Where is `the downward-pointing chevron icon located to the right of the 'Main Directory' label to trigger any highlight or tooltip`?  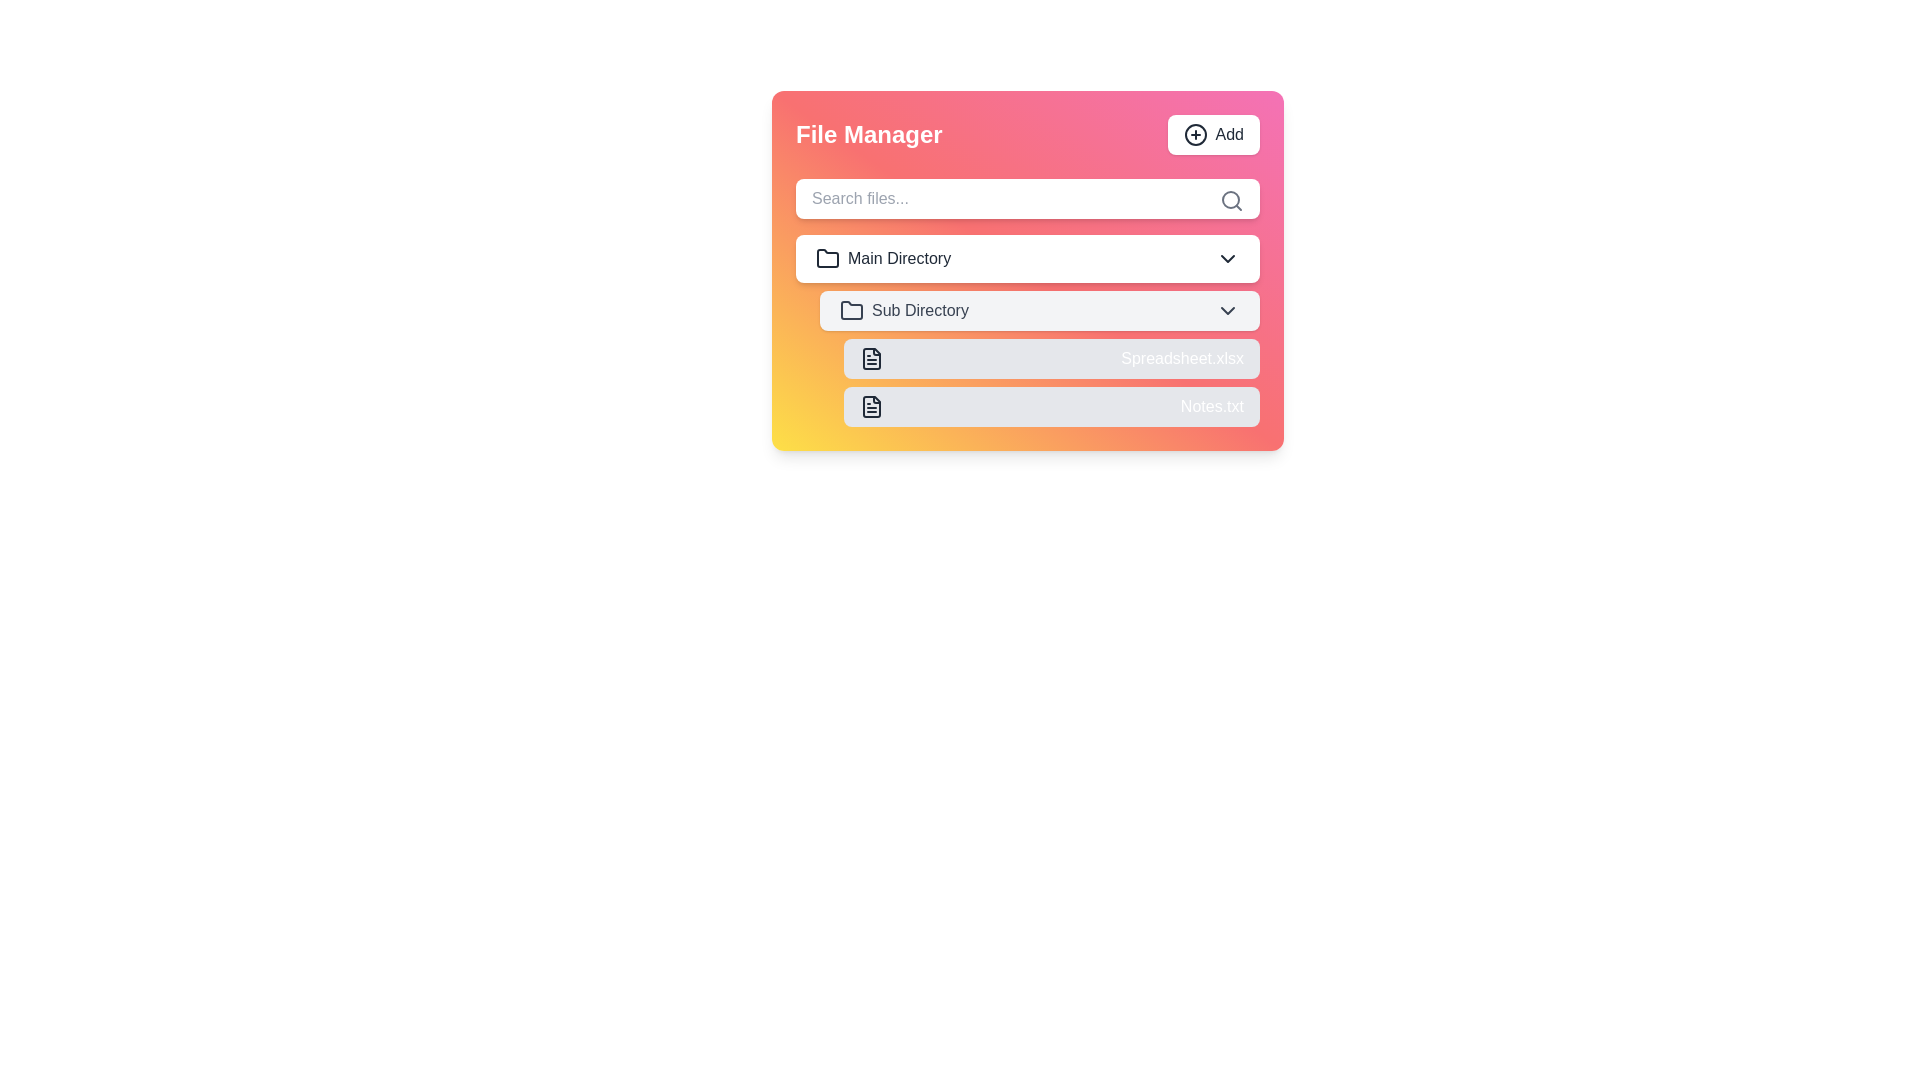 the downward-pointing chevron icon located to the right of the 'Main Directory' label to trigger any highlight or tooltip is located at coordinates (1227, 257).